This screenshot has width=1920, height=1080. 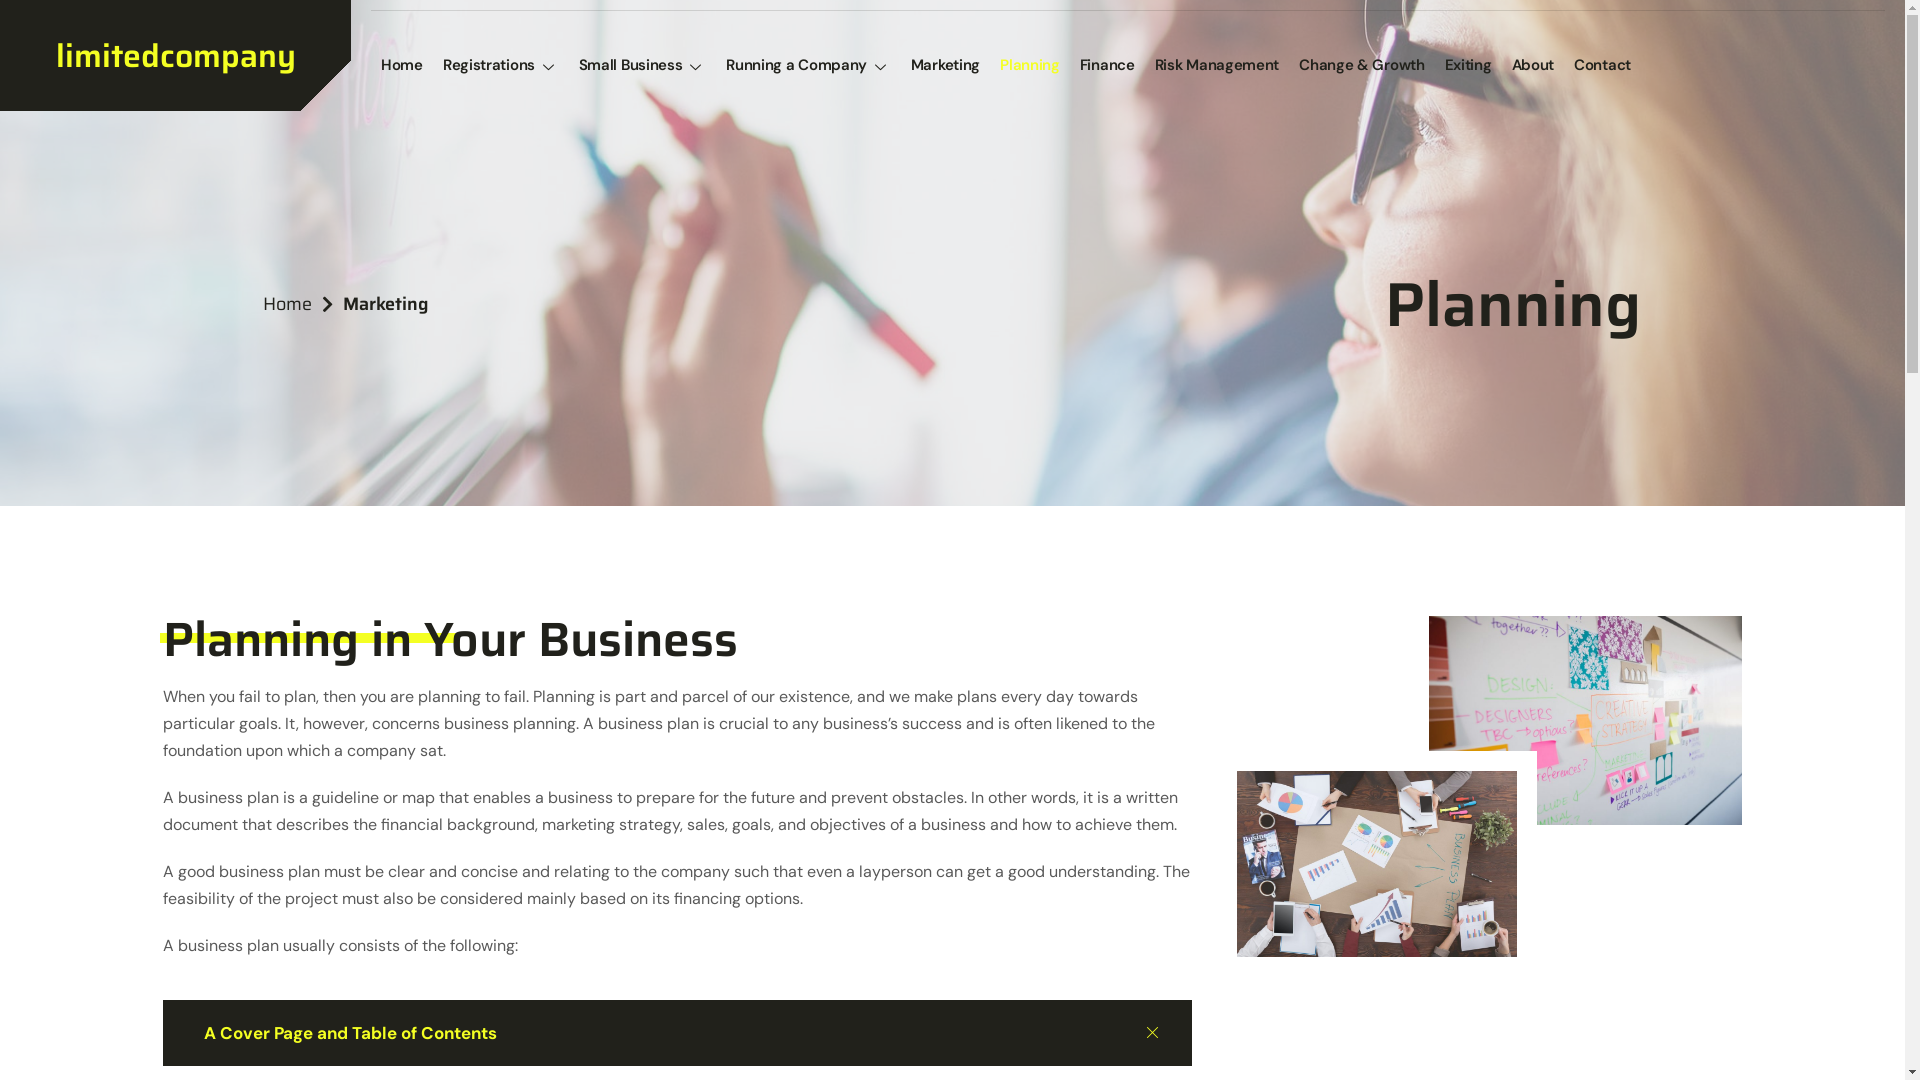 What do you see at coordinates (500, 64) in the screenshot?
I see `'Registrations'` at bounding box center [500, 64].